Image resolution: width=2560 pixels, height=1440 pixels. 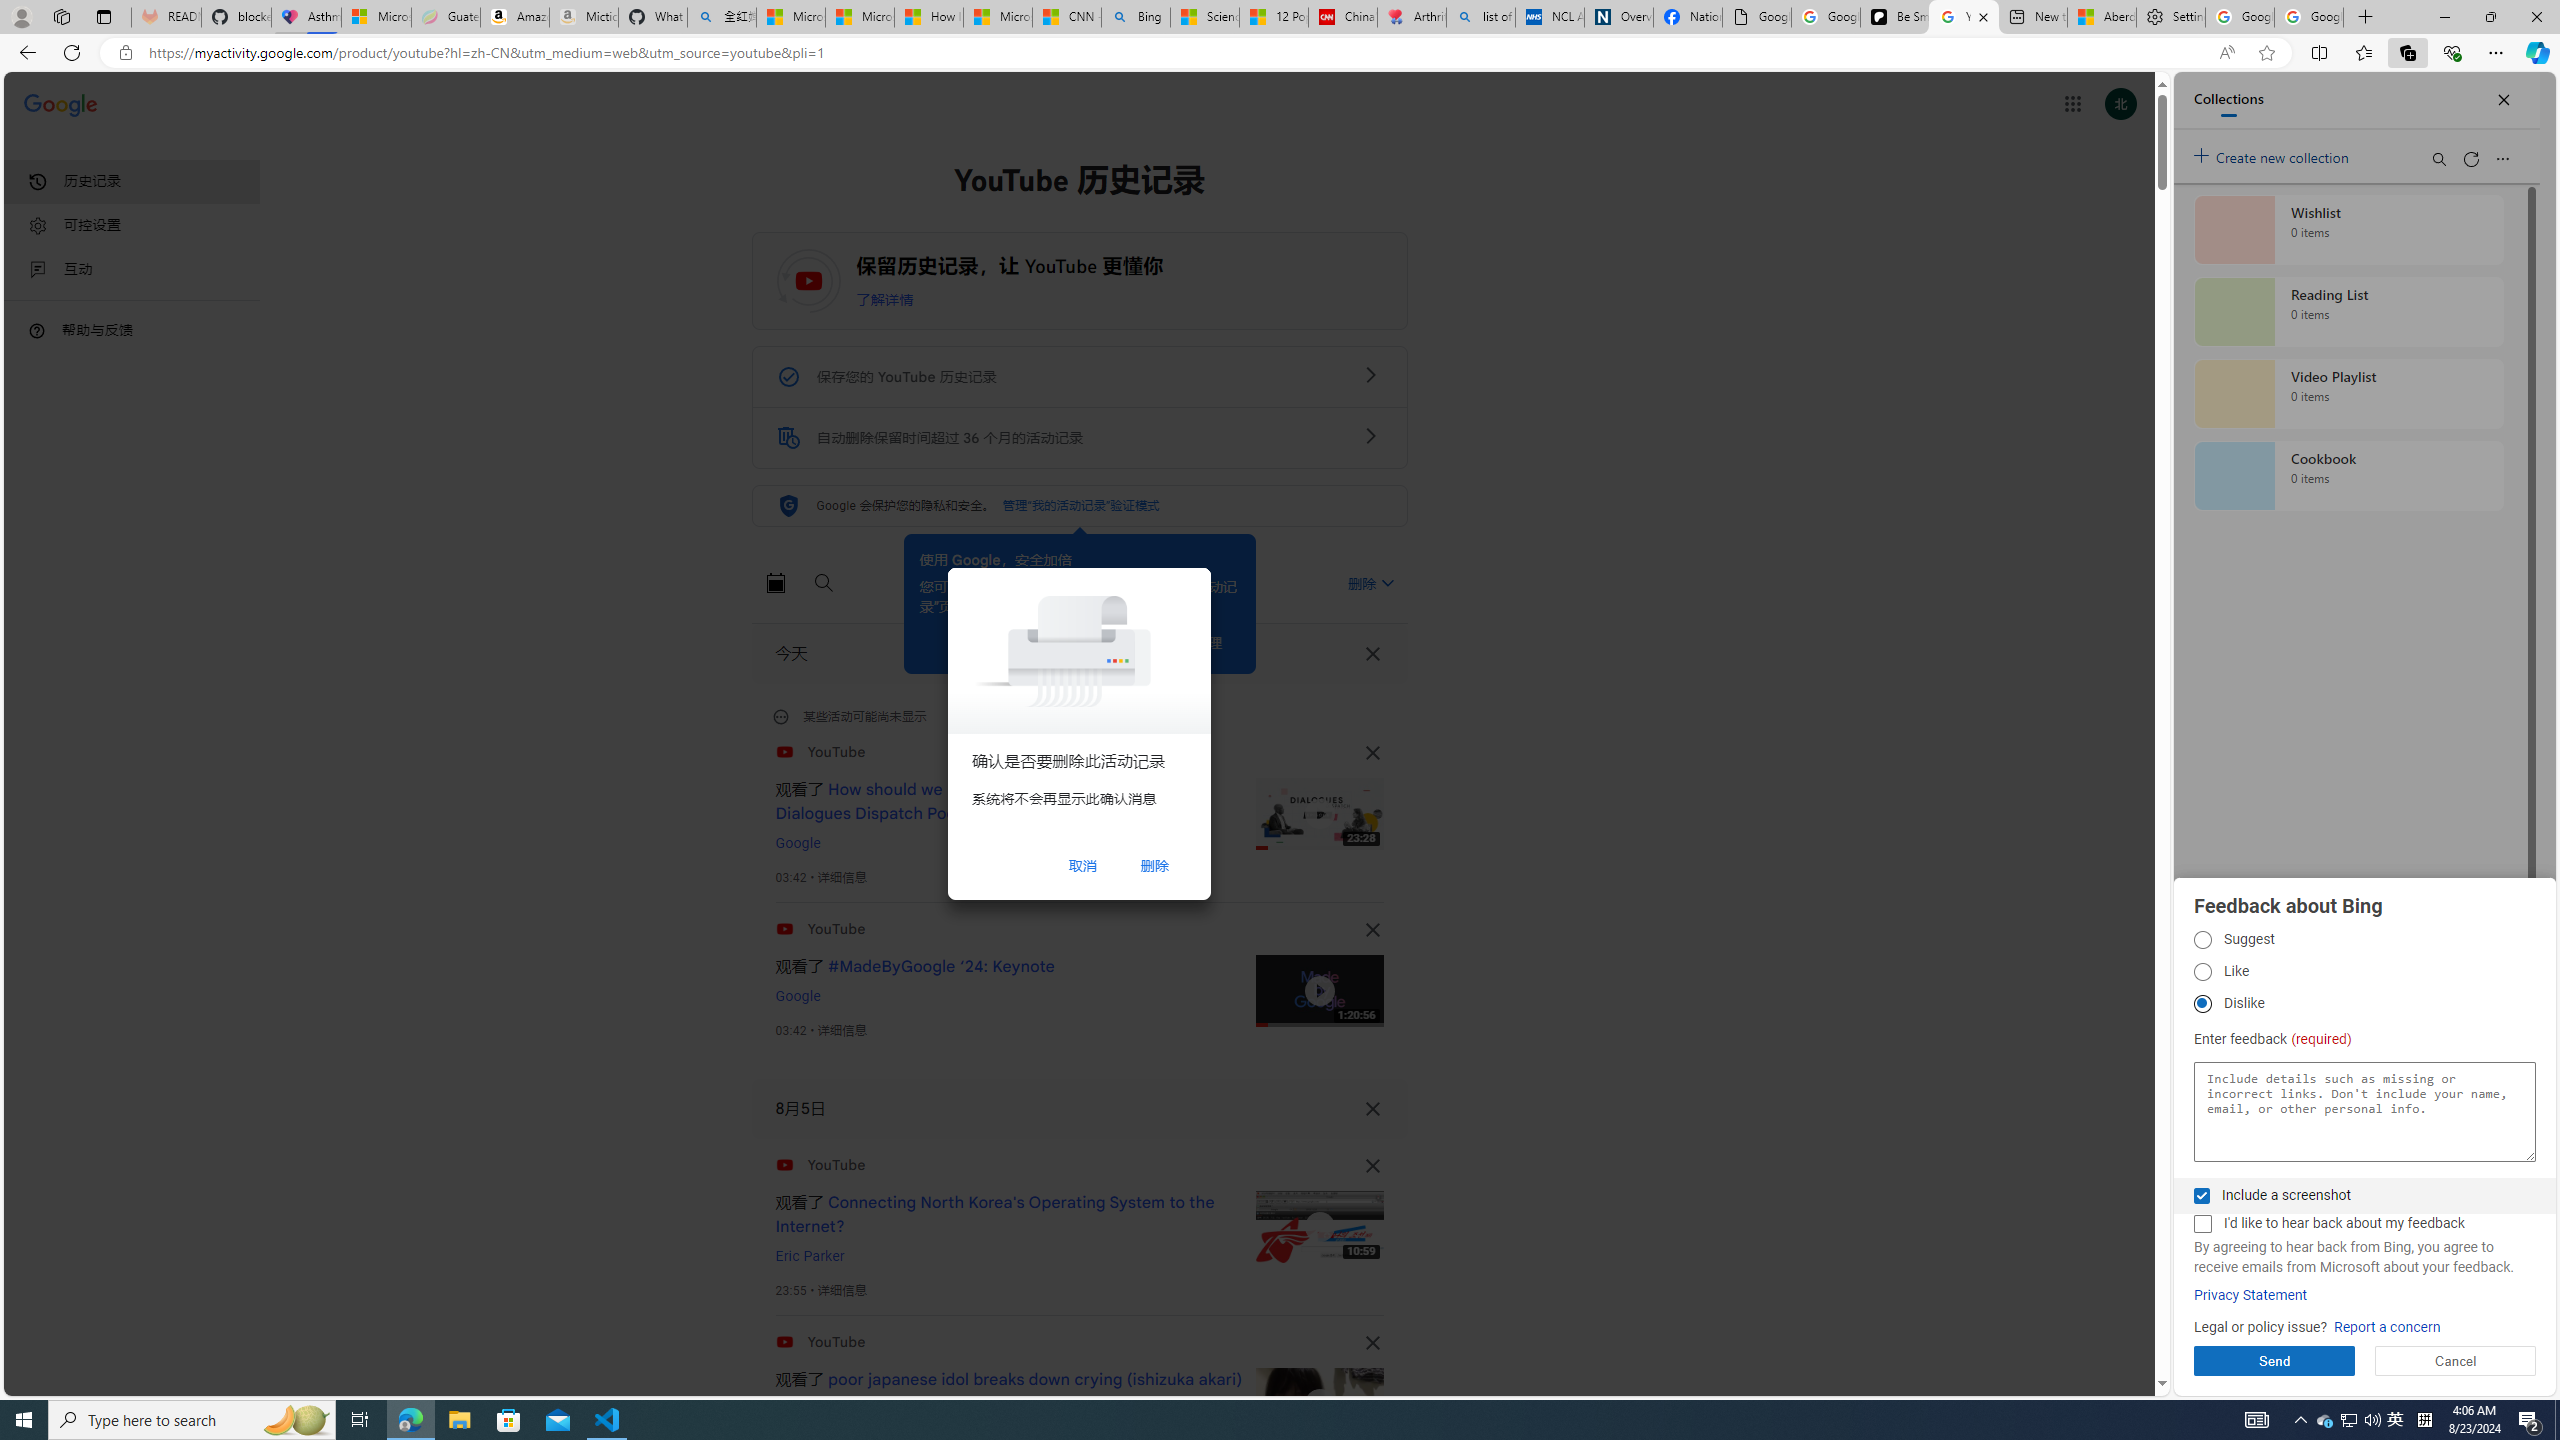 I want to click on 'Privacy Statement', so click(x=2250, y=1295).